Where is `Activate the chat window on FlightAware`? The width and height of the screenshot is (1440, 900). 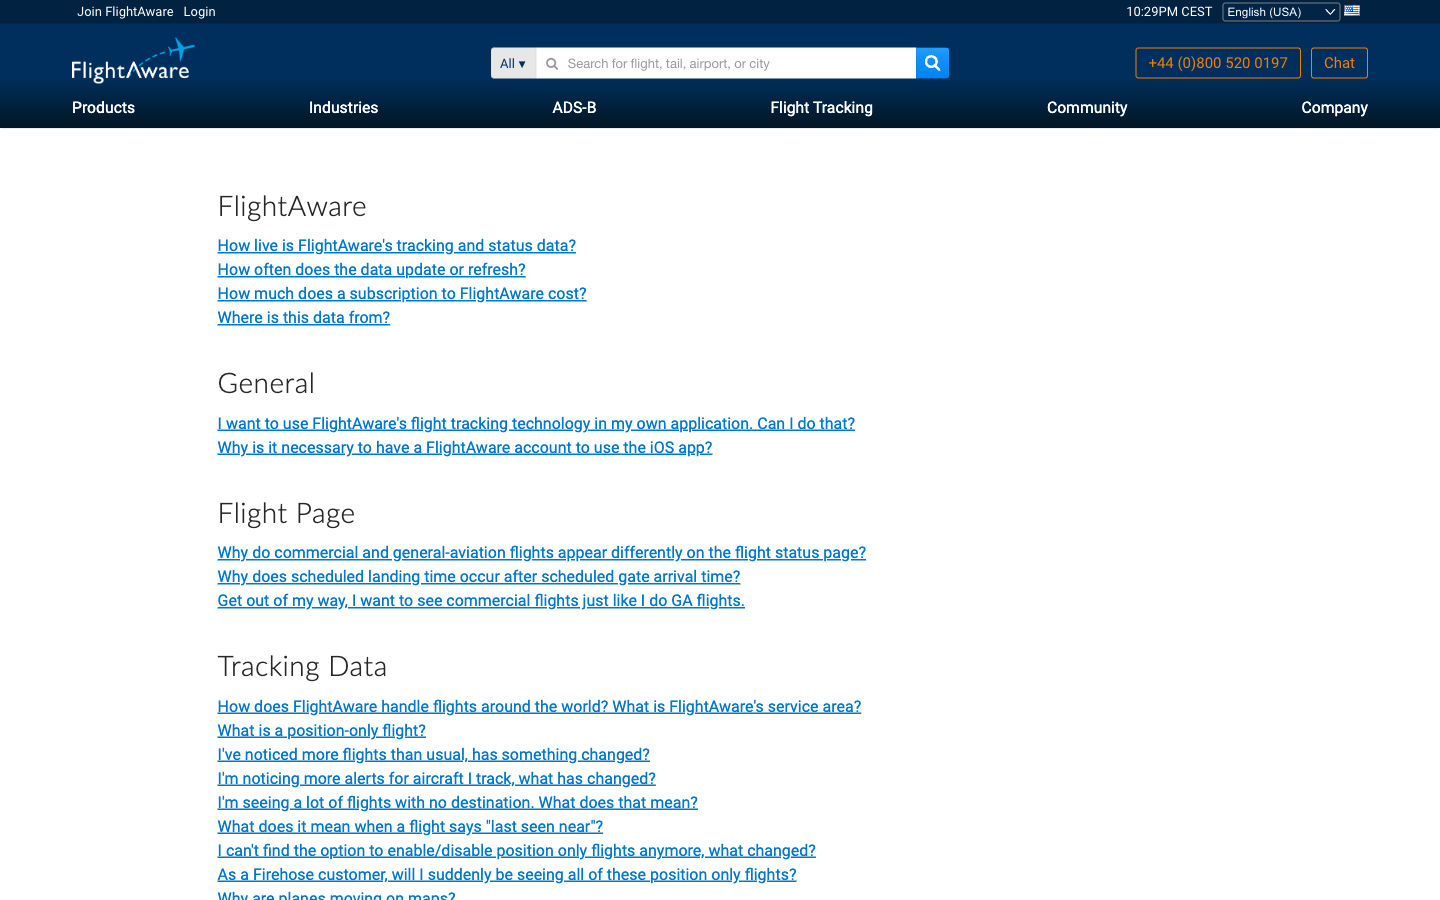 Activate the chat window on FlightAware is located at coordinates (1338, 62).